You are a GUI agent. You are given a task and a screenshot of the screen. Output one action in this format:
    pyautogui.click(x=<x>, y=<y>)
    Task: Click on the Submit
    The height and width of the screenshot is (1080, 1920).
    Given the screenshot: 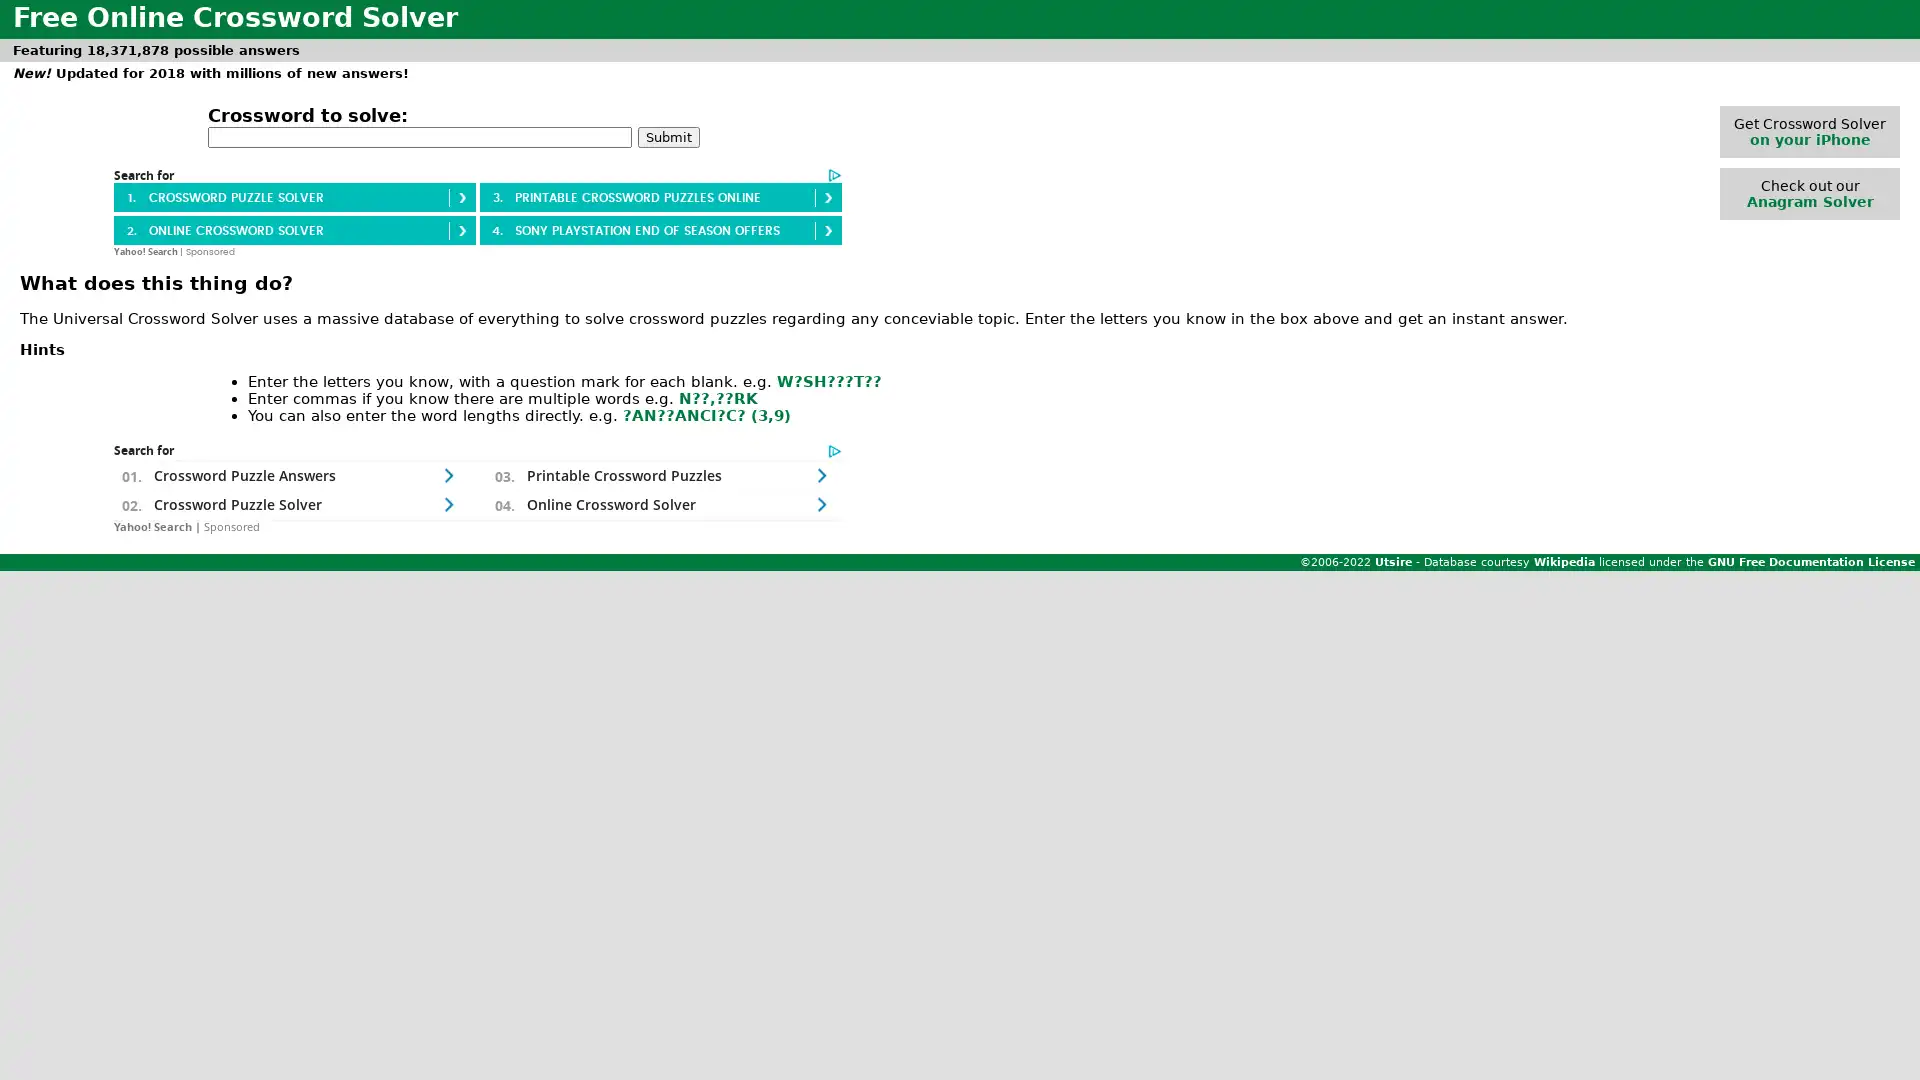 What is the action you would take?
    pyautogui.click(x=668, y=135)
    